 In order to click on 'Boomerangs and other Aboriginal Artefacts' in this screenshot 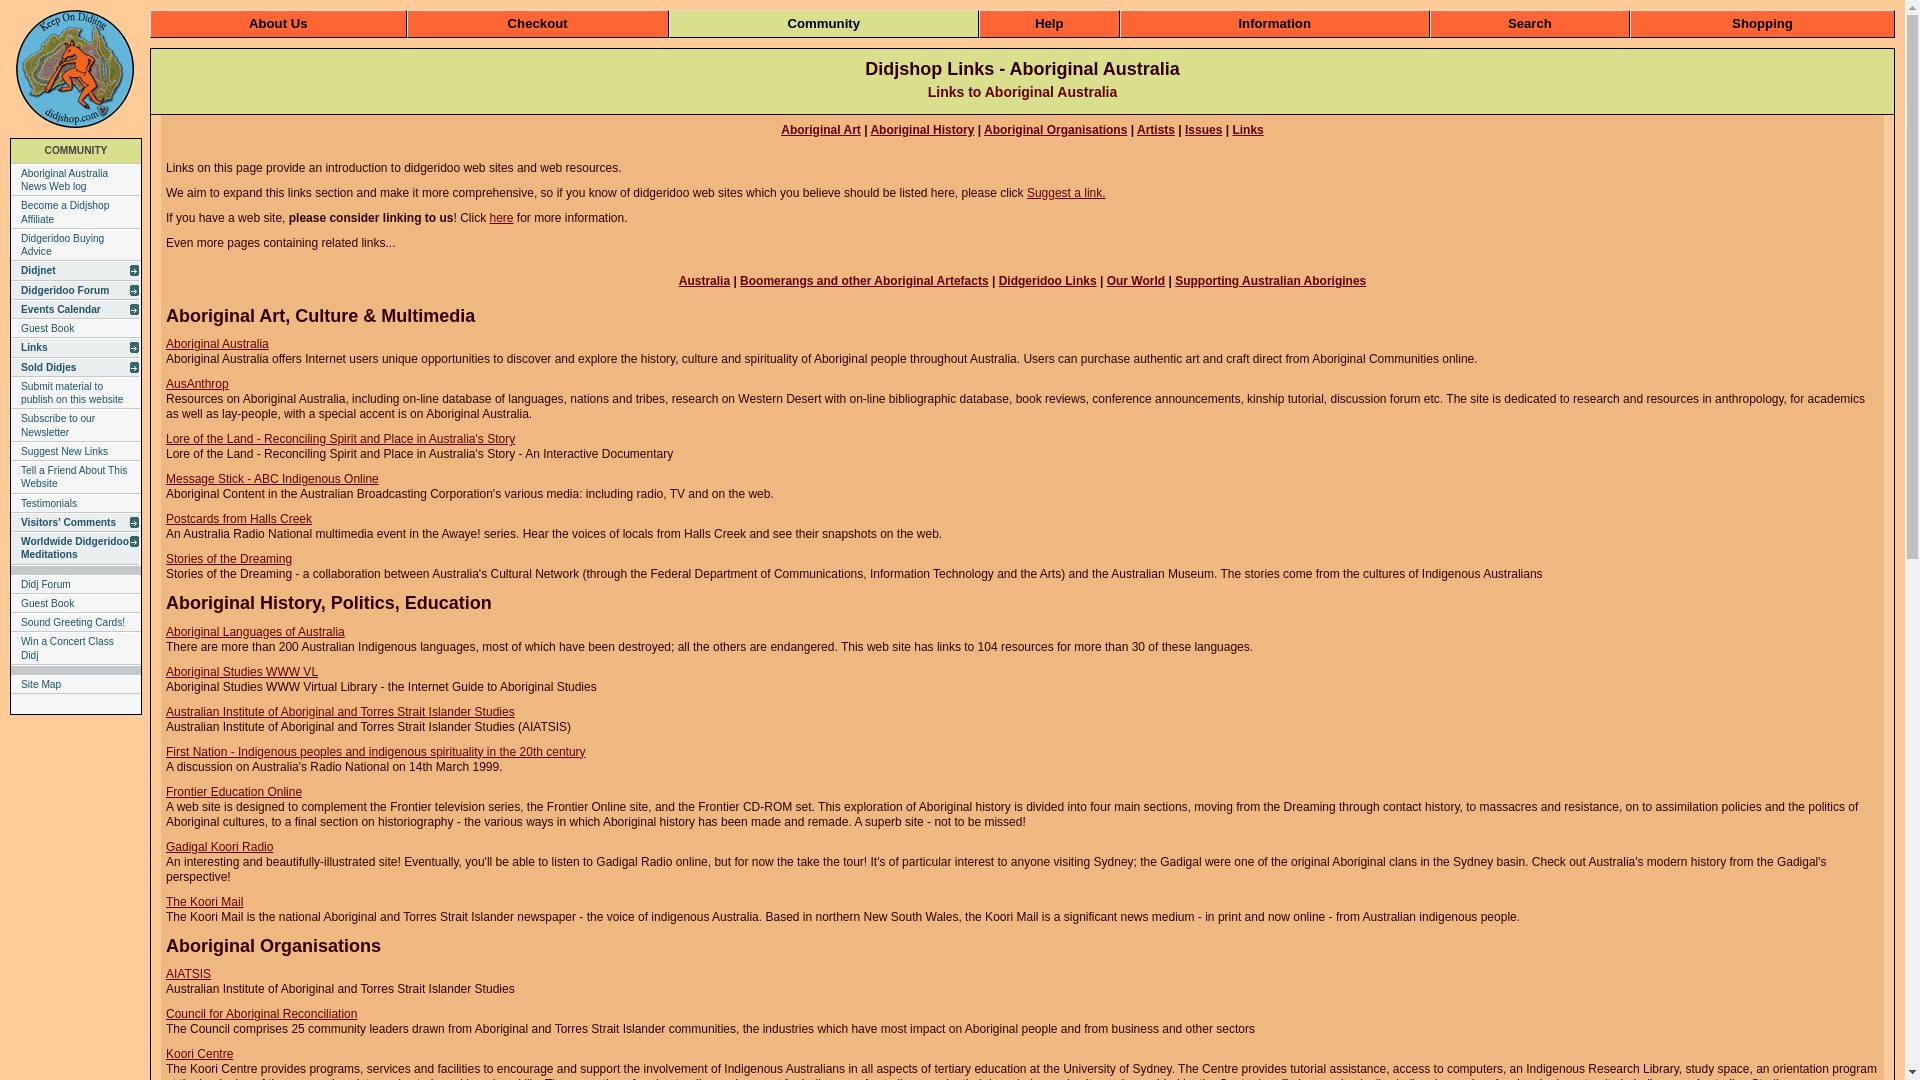, I will do `click(864, 281)`.